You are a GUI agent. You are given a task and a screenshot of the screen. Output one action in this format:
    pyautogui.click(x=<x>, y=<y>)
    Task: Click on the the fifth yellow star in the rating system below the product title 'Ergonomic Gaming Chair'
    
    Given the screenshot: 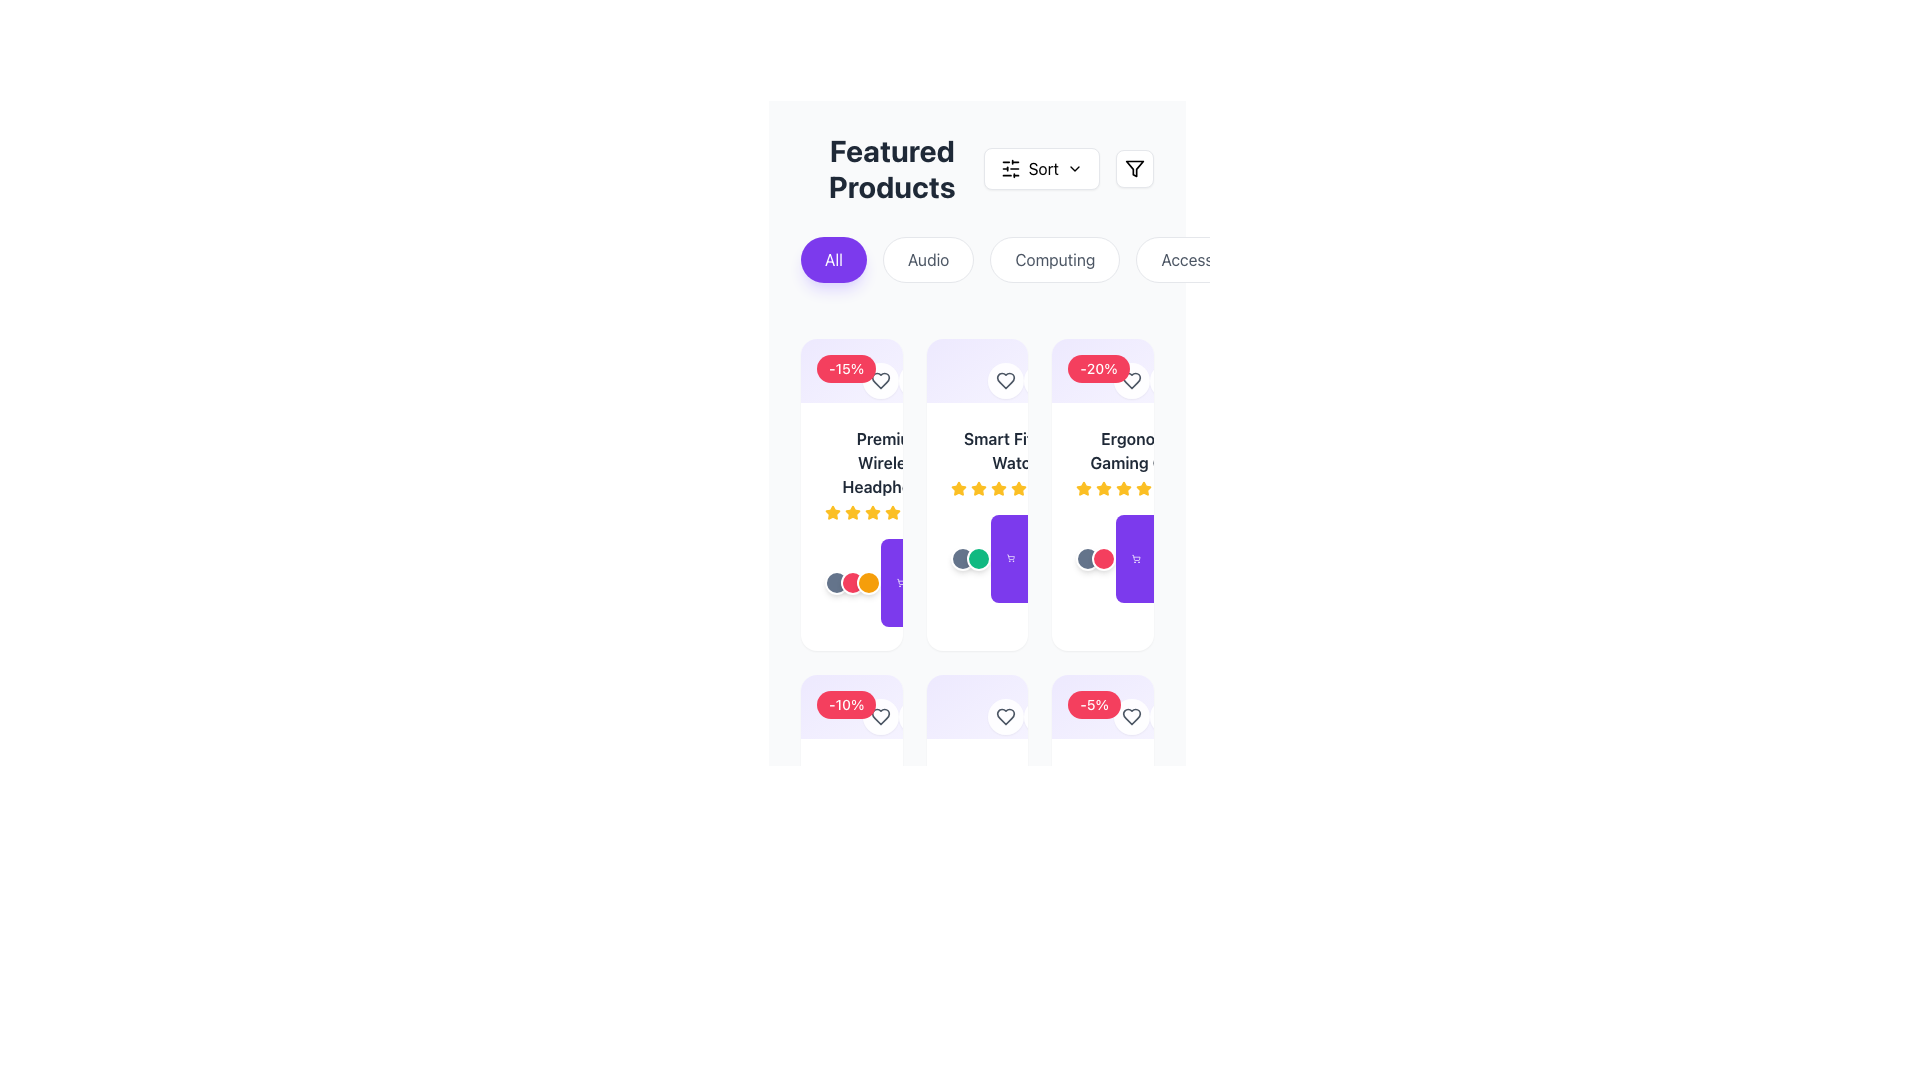 What is the action you would take?
    pyautogui.click(x=1124, y=489)
    